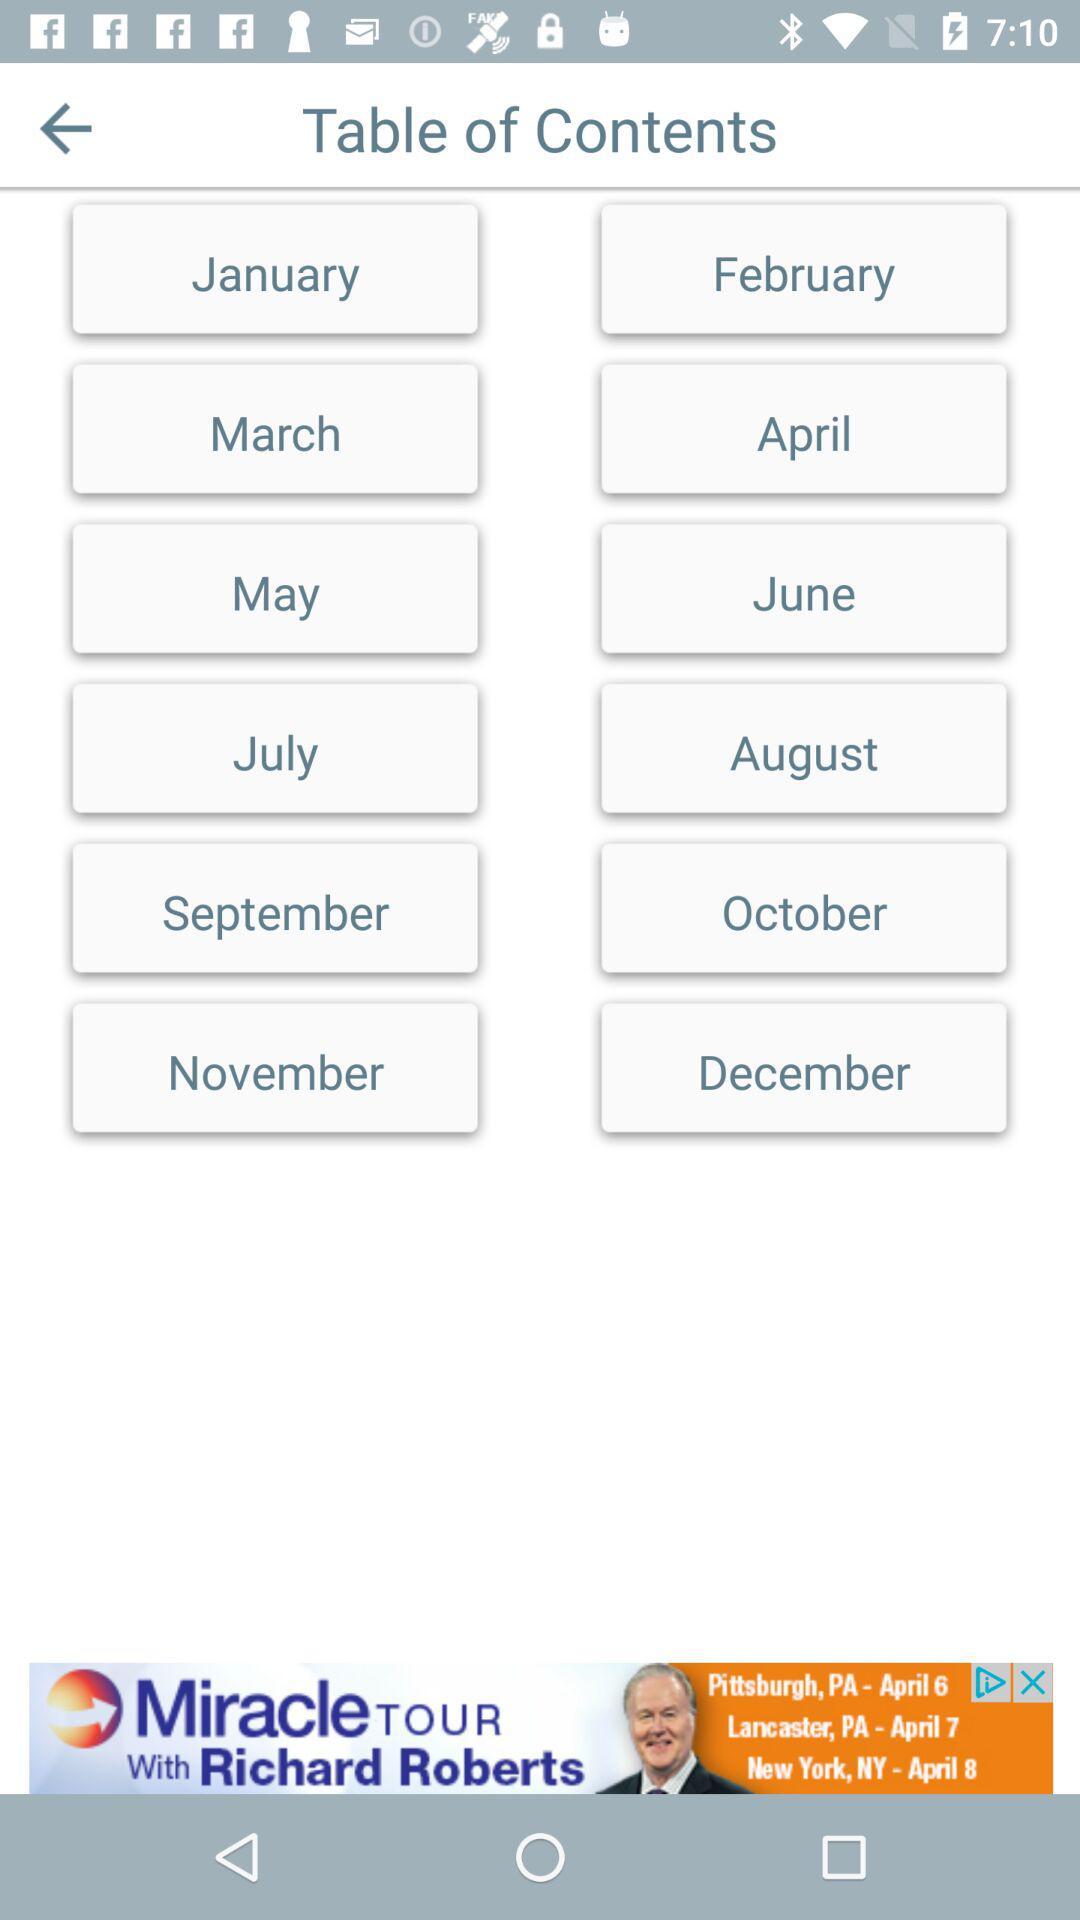 This screenshot has width=1080, height=1920. Describe the element at coordinates (64, 127) in the screenshot. I see `back` at that location.